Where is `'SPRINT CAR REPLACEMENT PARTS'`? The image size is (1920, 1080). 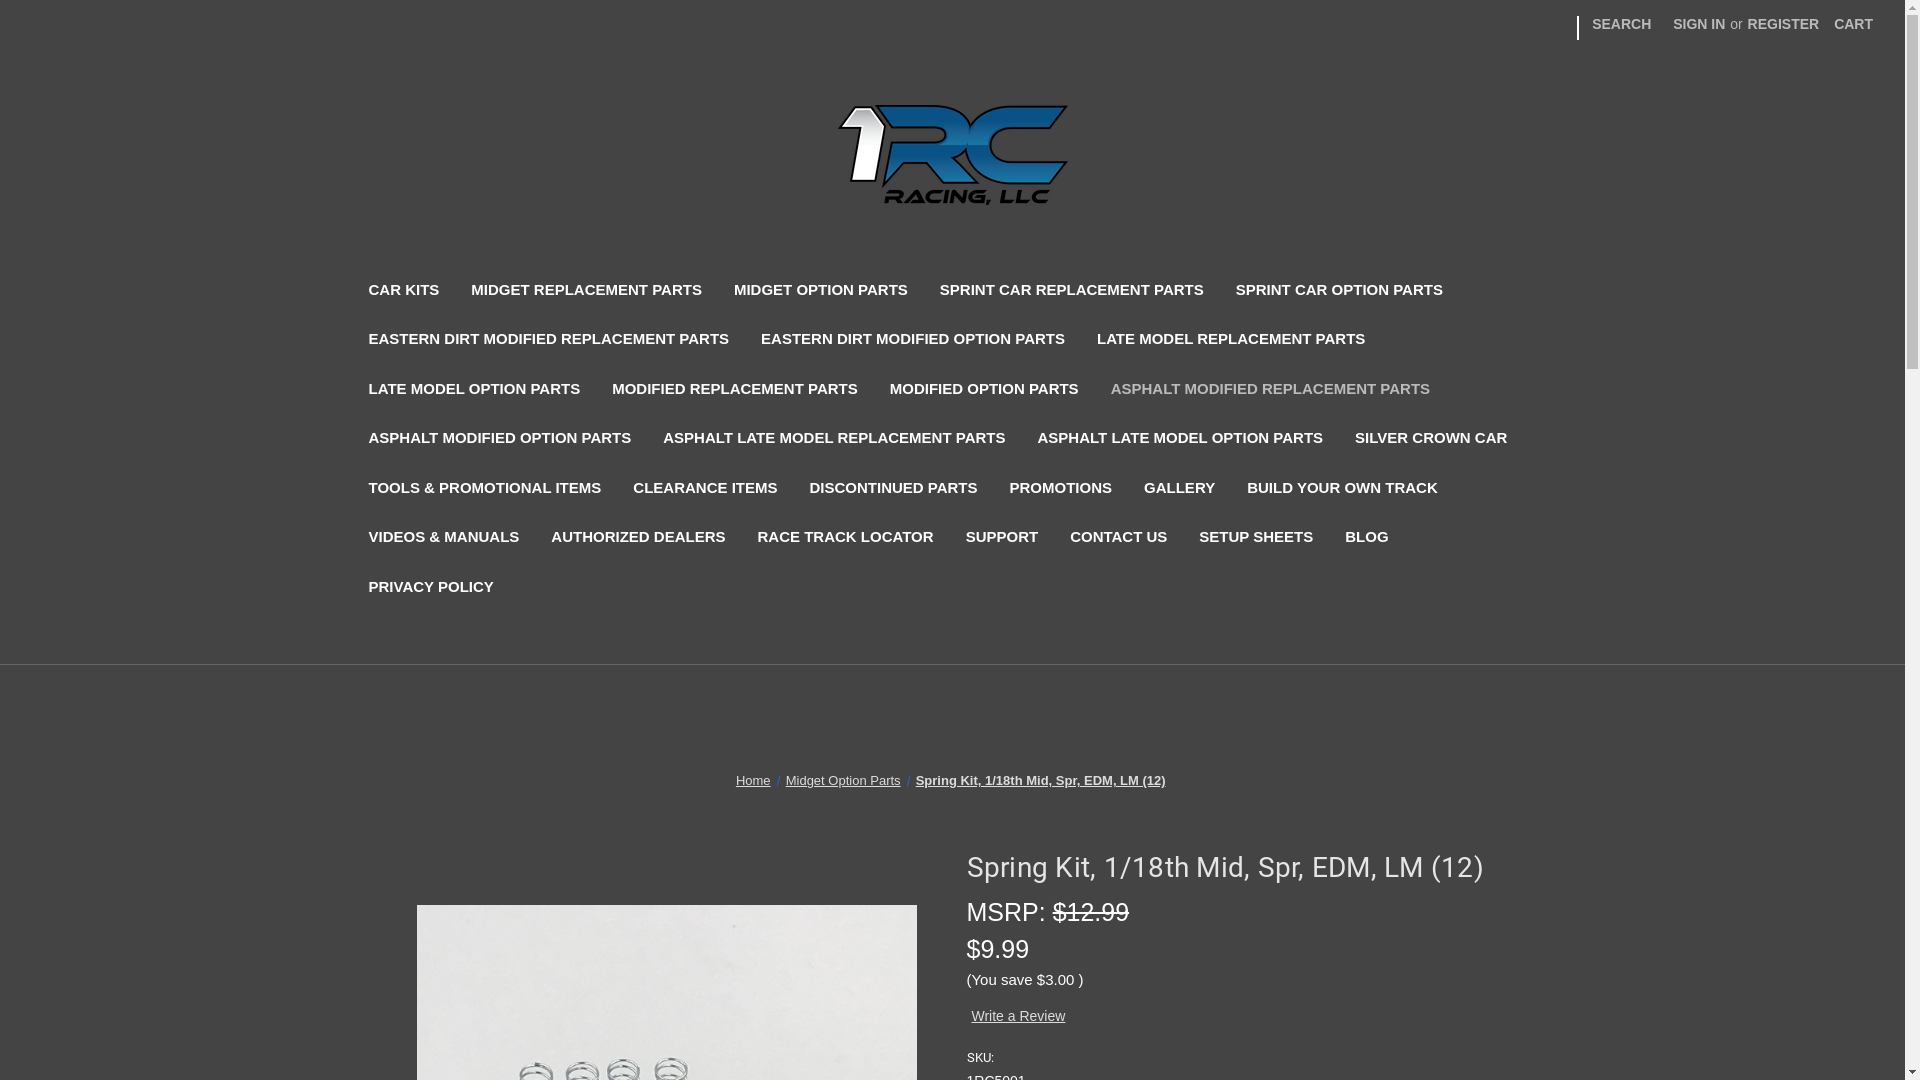
'SPRINT CAR REPLACEMENT PARTS' is located at coordinates (1070, 292).